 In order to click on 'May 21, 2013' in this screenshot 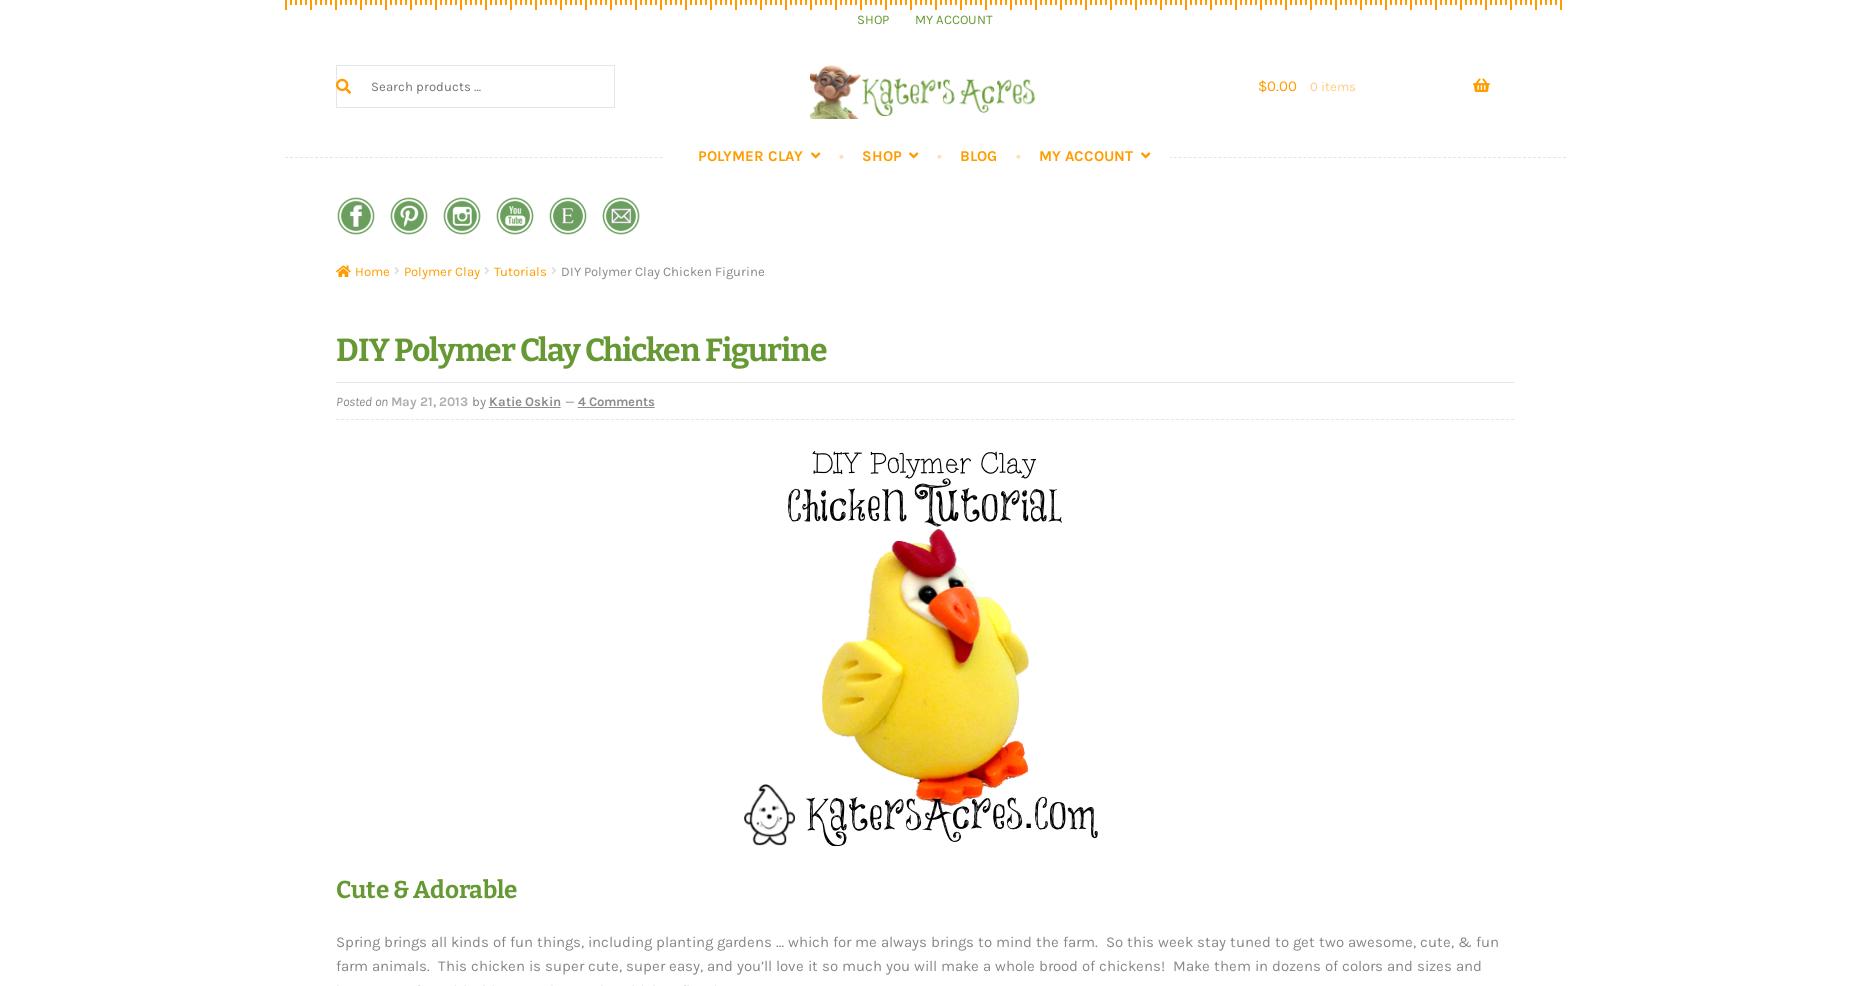, I will do `click(427, 399)`.